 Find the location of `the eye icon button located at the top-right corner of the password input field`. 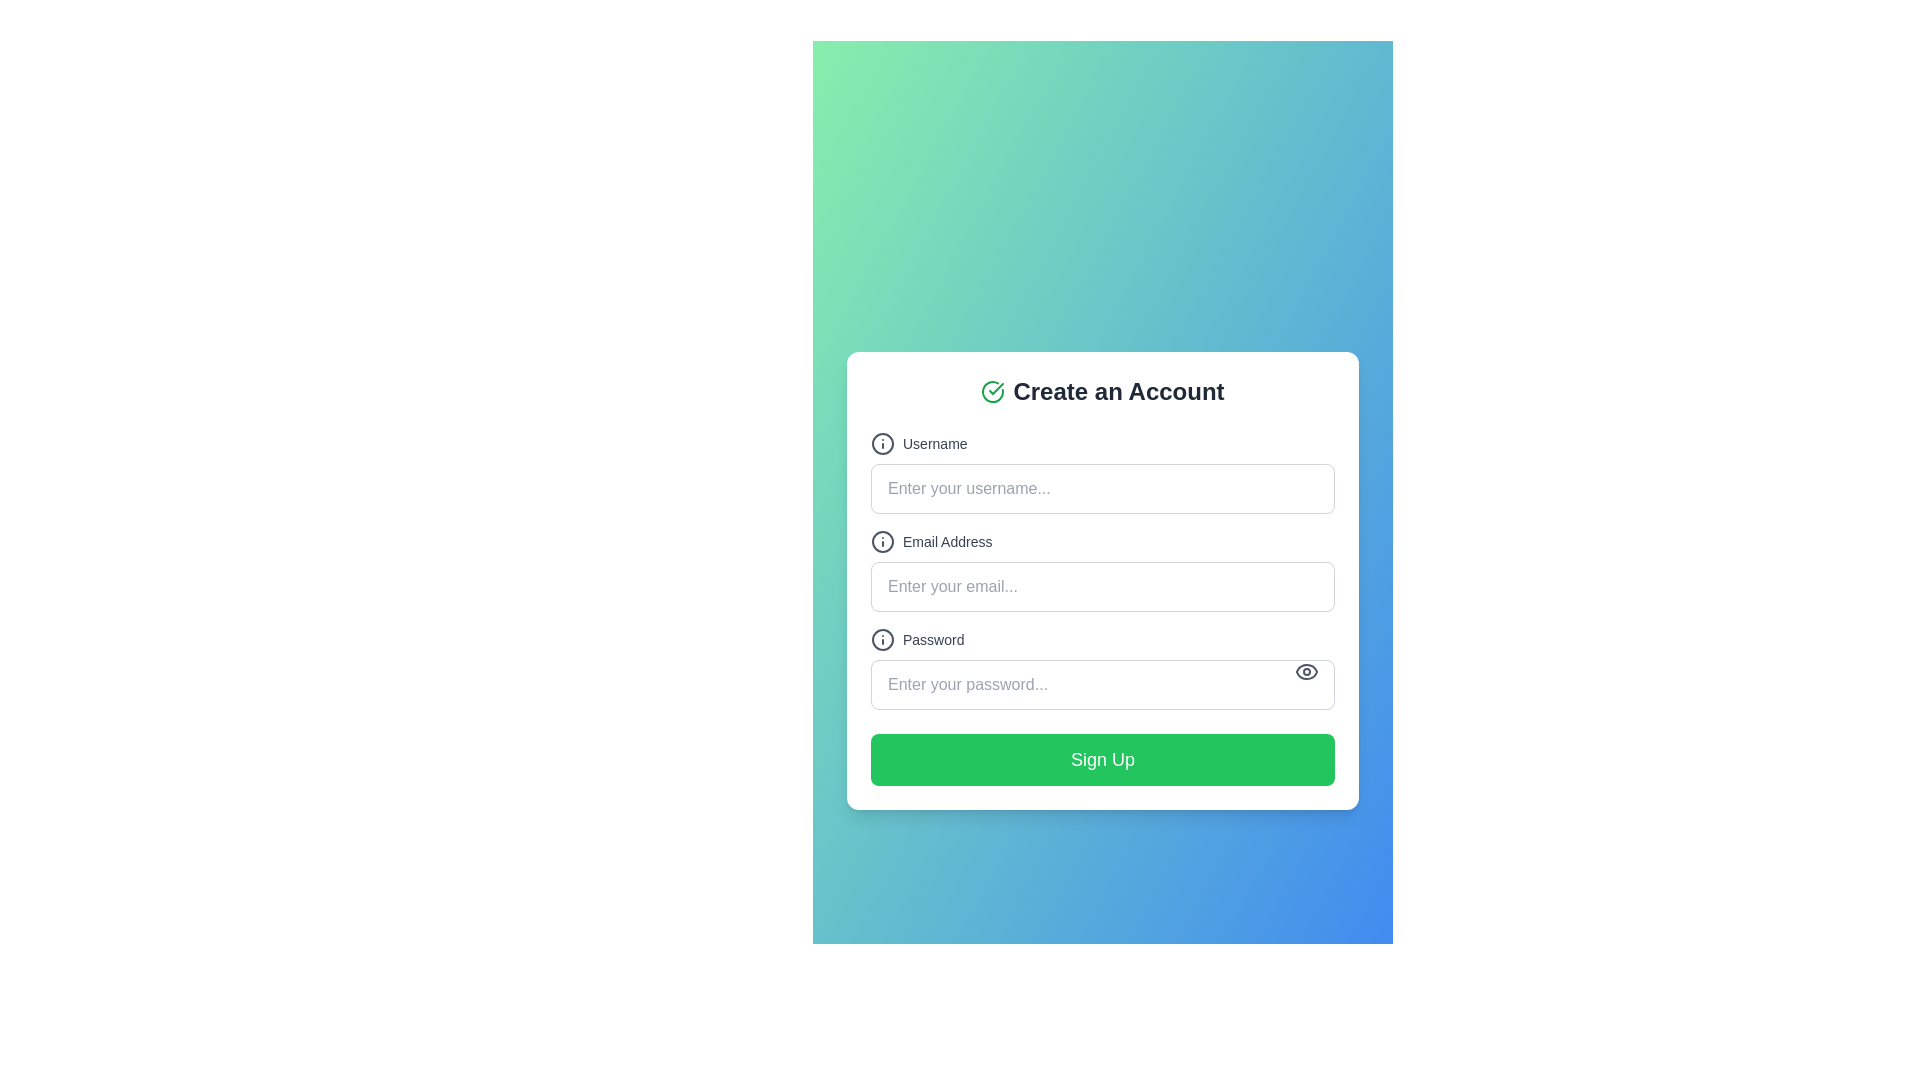

the eye icon button located at the top-right corner of the password input field is located at coordinates (1306, 671).